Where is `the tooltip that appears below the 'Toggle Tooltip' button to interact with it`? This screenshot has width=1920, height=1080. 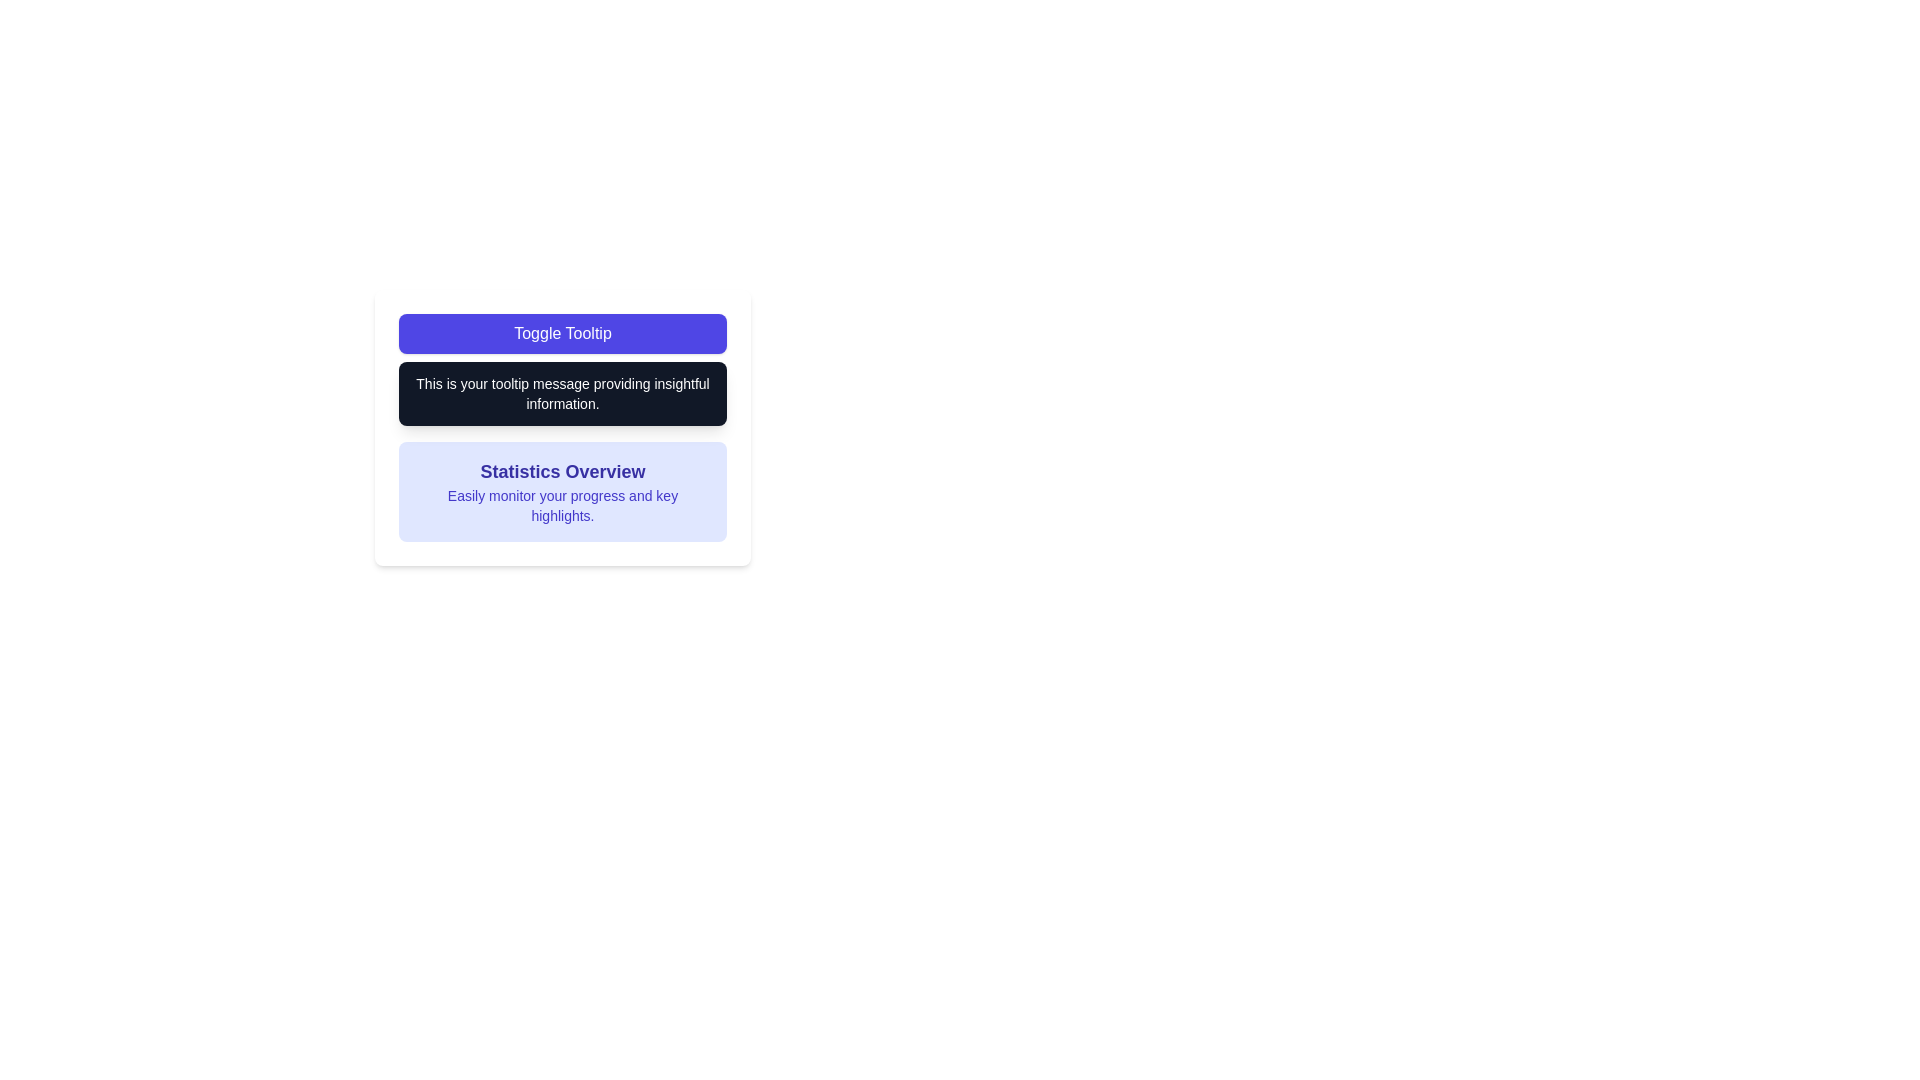 the tooltip that appears below the 'Toggle Tooltip' button to interact with it is located at coordinates (561, 393).